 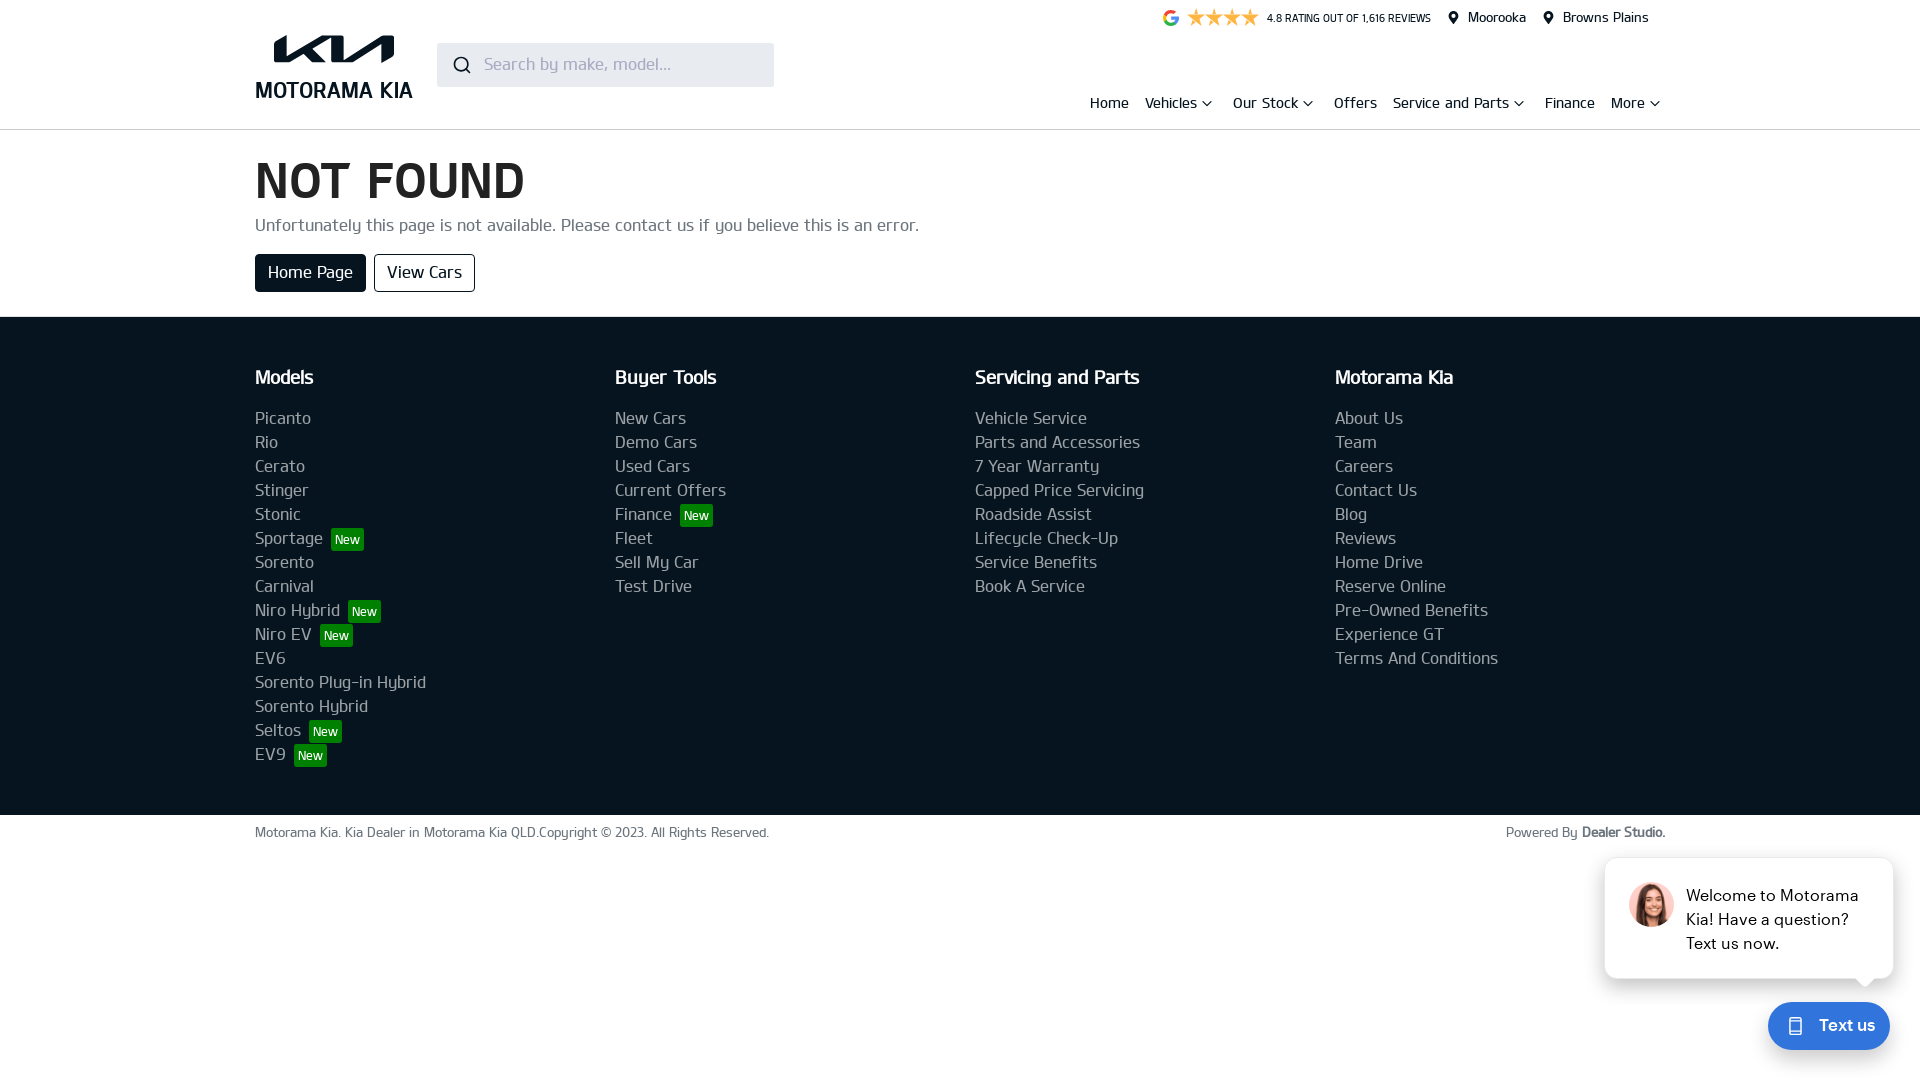 I want to click on 'Dealer Studio.', so click(x=1581, y=832).